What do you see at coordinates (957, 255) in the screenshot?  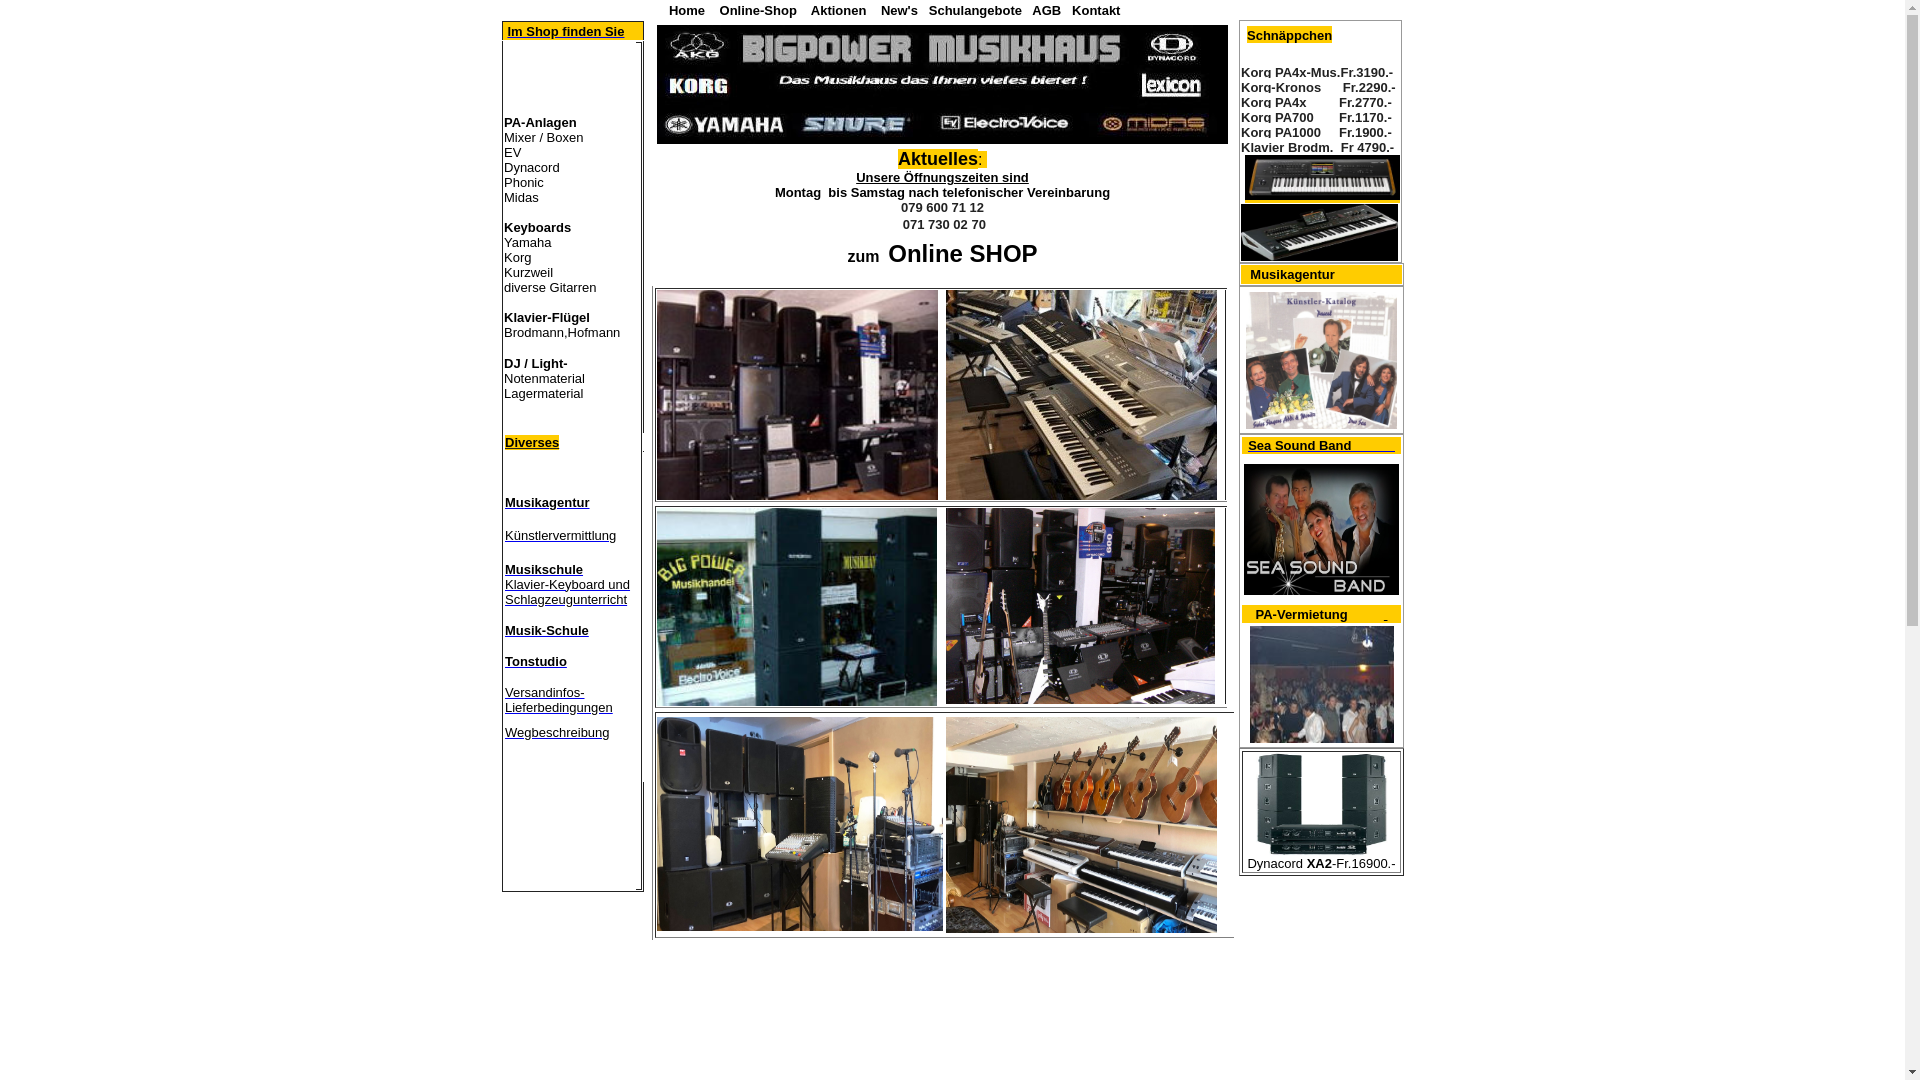 I see `'Online SHOP'` at bounding box center [957, 255].